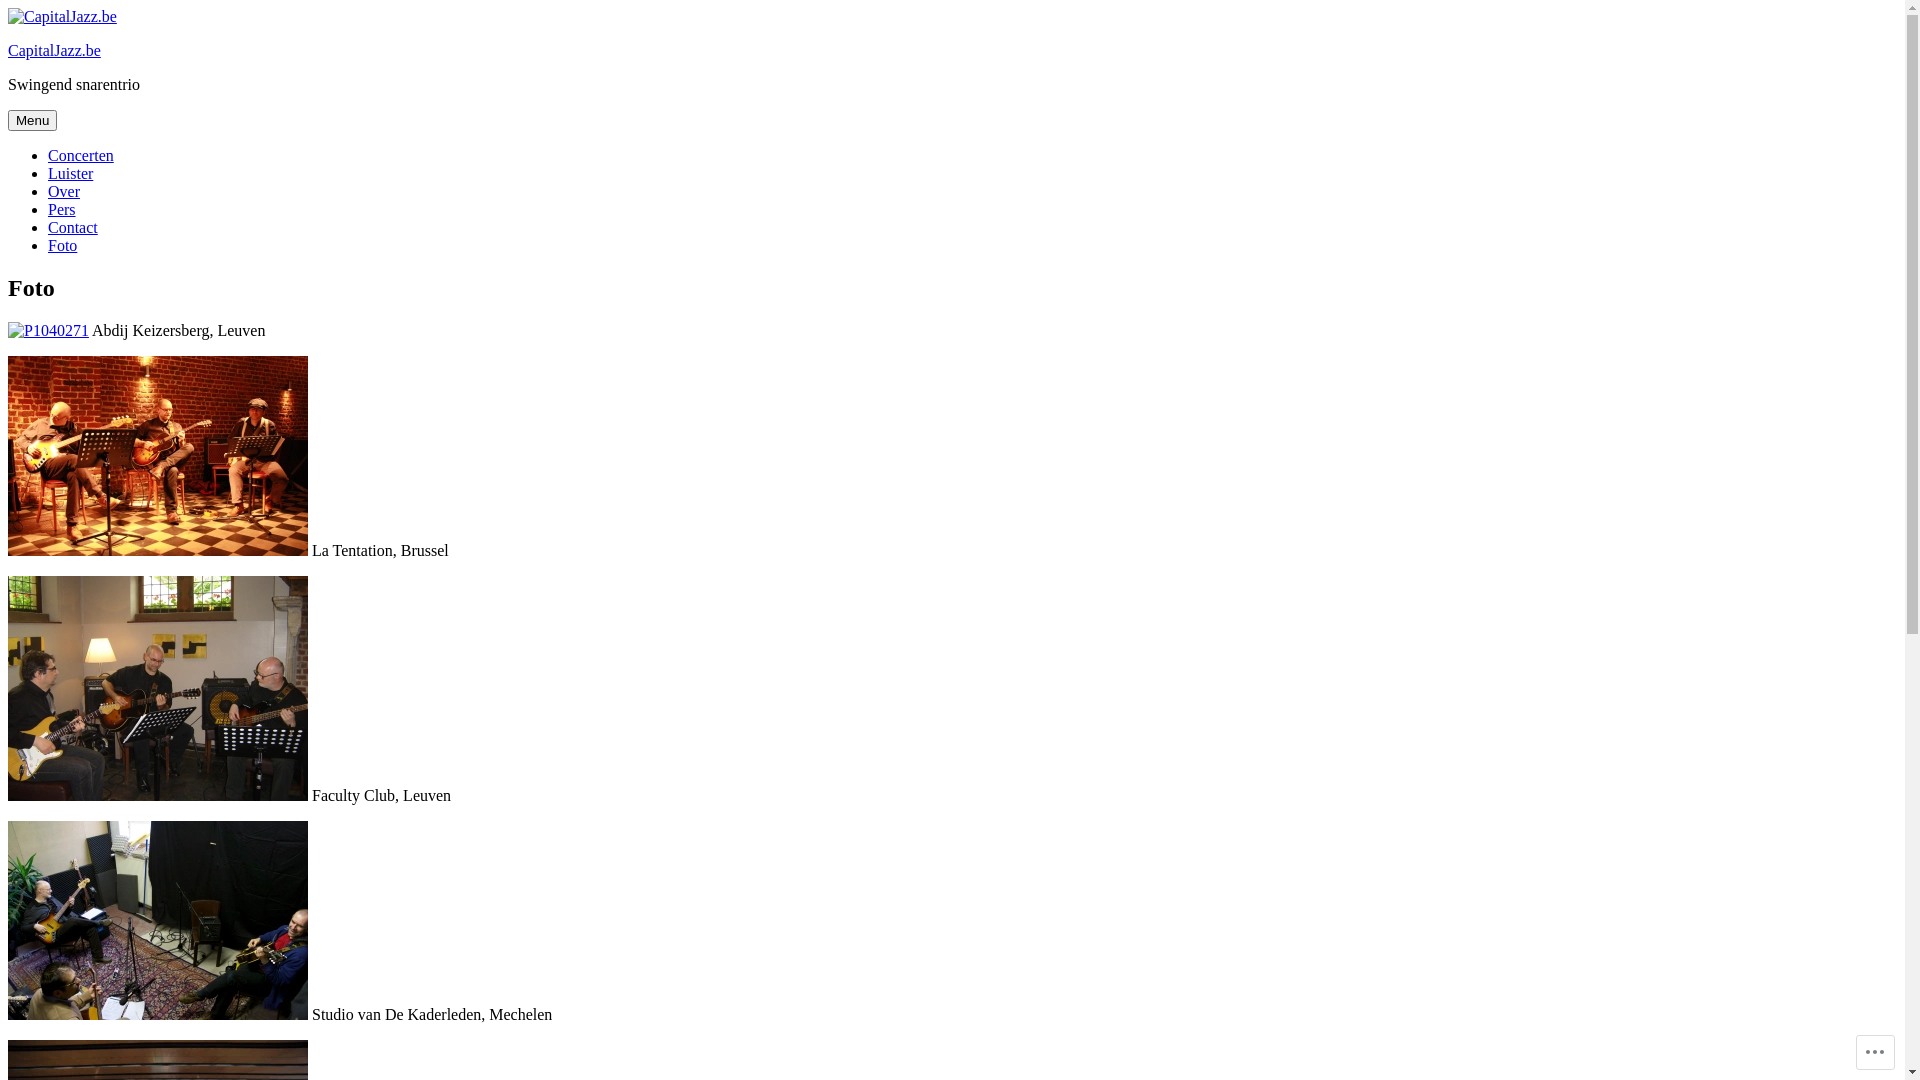 This screenshot has height=1080, width=1920. What do you see at coordinates (62, 209) in the screenshot?
I see `'Pers'` at bounding box center [62, 209].